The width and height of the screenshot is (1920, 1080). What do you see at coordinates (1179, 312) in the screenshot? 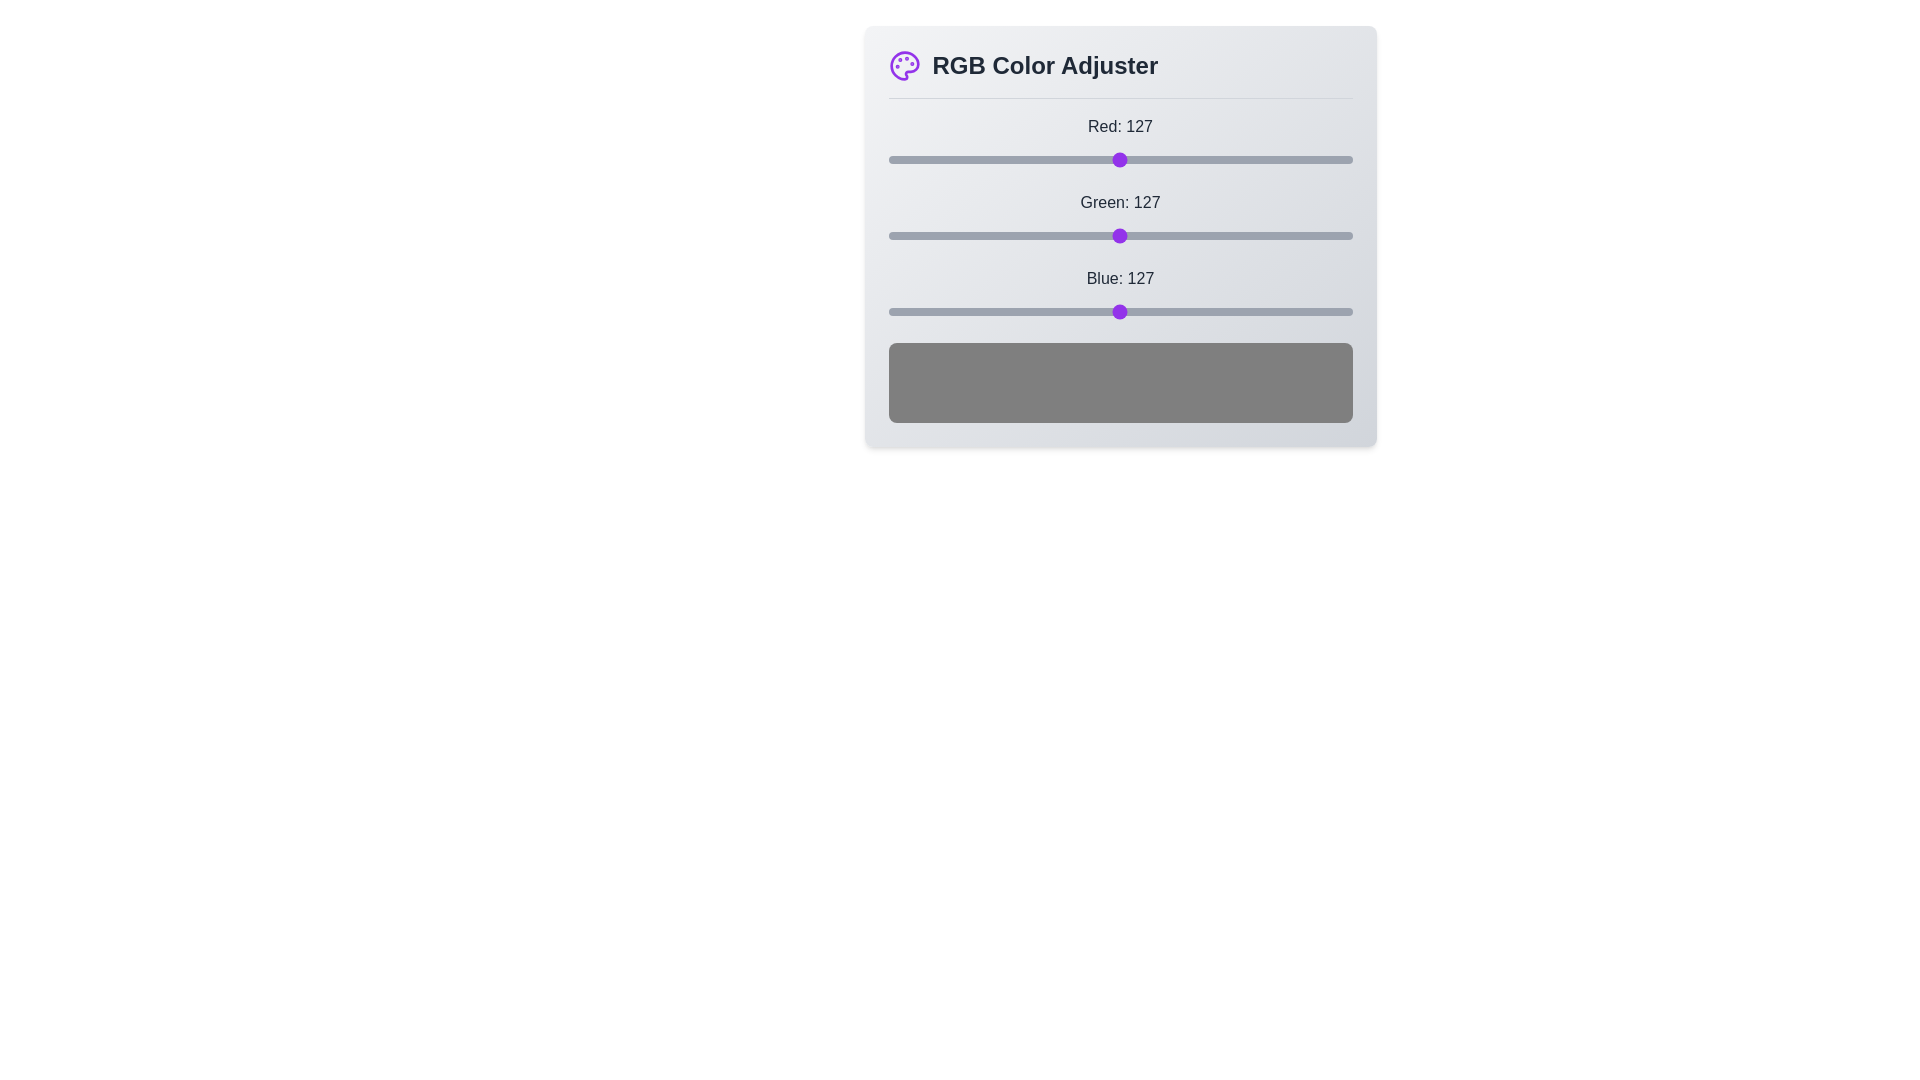
I see `the blue slider to 160 by dragging the slider` at bounding box center [1179, 312].